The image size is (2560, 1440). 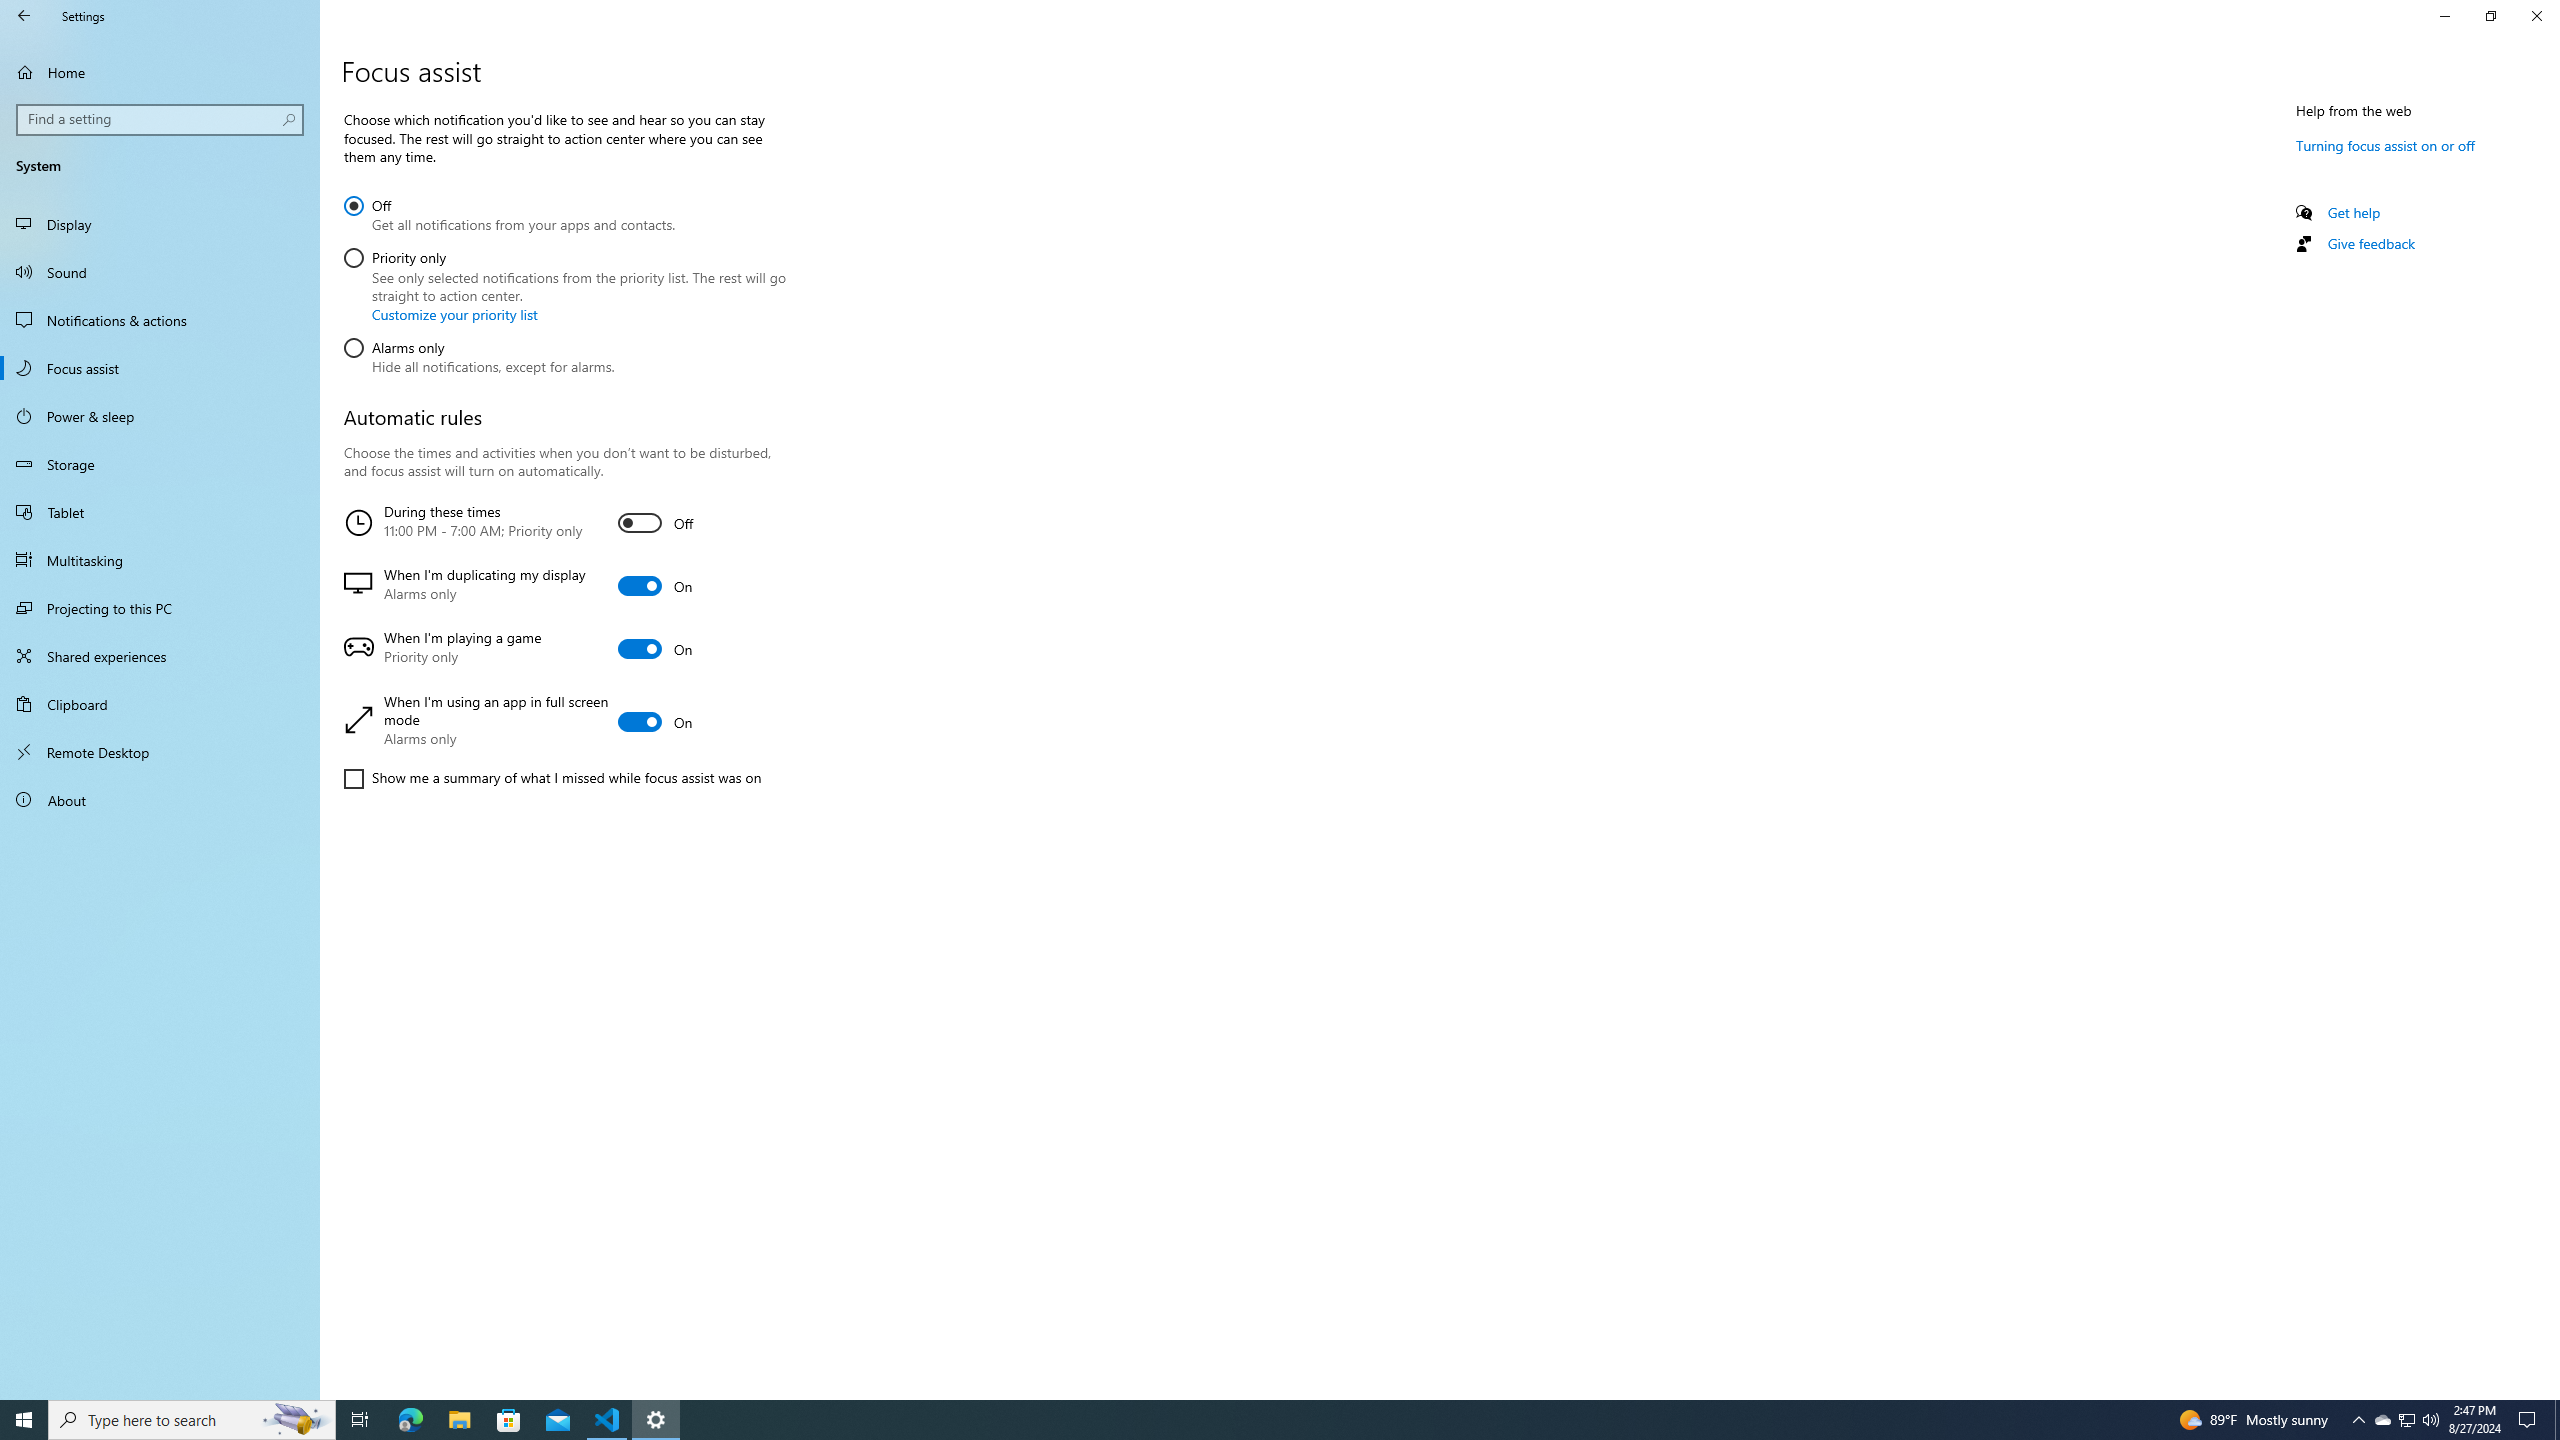 What do you see at coordinates (24, 15) in the screenshot?
I see `'Back'` at bounding box center [24, 15].